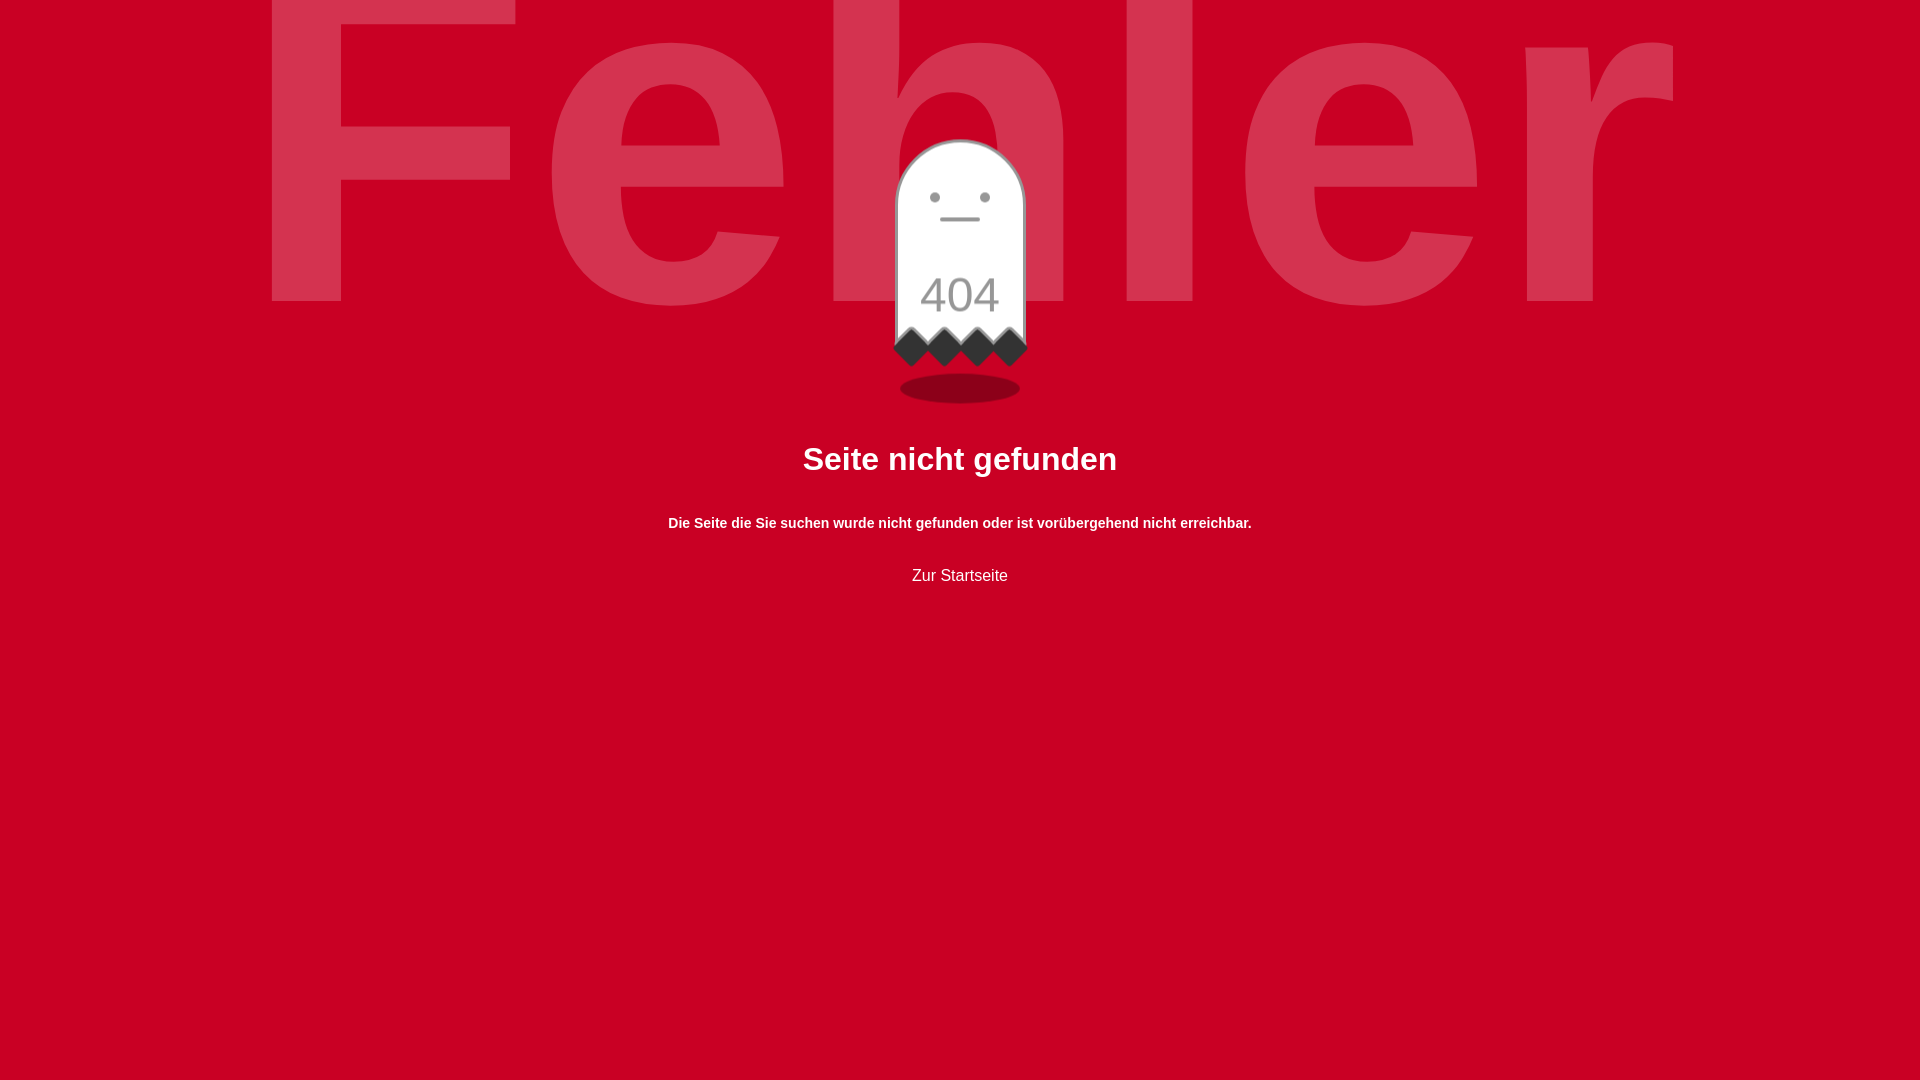  What do you see at coordinates (911, 575) in the screenshot?
I see `'Zur Startseite'` at bounding box center [911, 575].